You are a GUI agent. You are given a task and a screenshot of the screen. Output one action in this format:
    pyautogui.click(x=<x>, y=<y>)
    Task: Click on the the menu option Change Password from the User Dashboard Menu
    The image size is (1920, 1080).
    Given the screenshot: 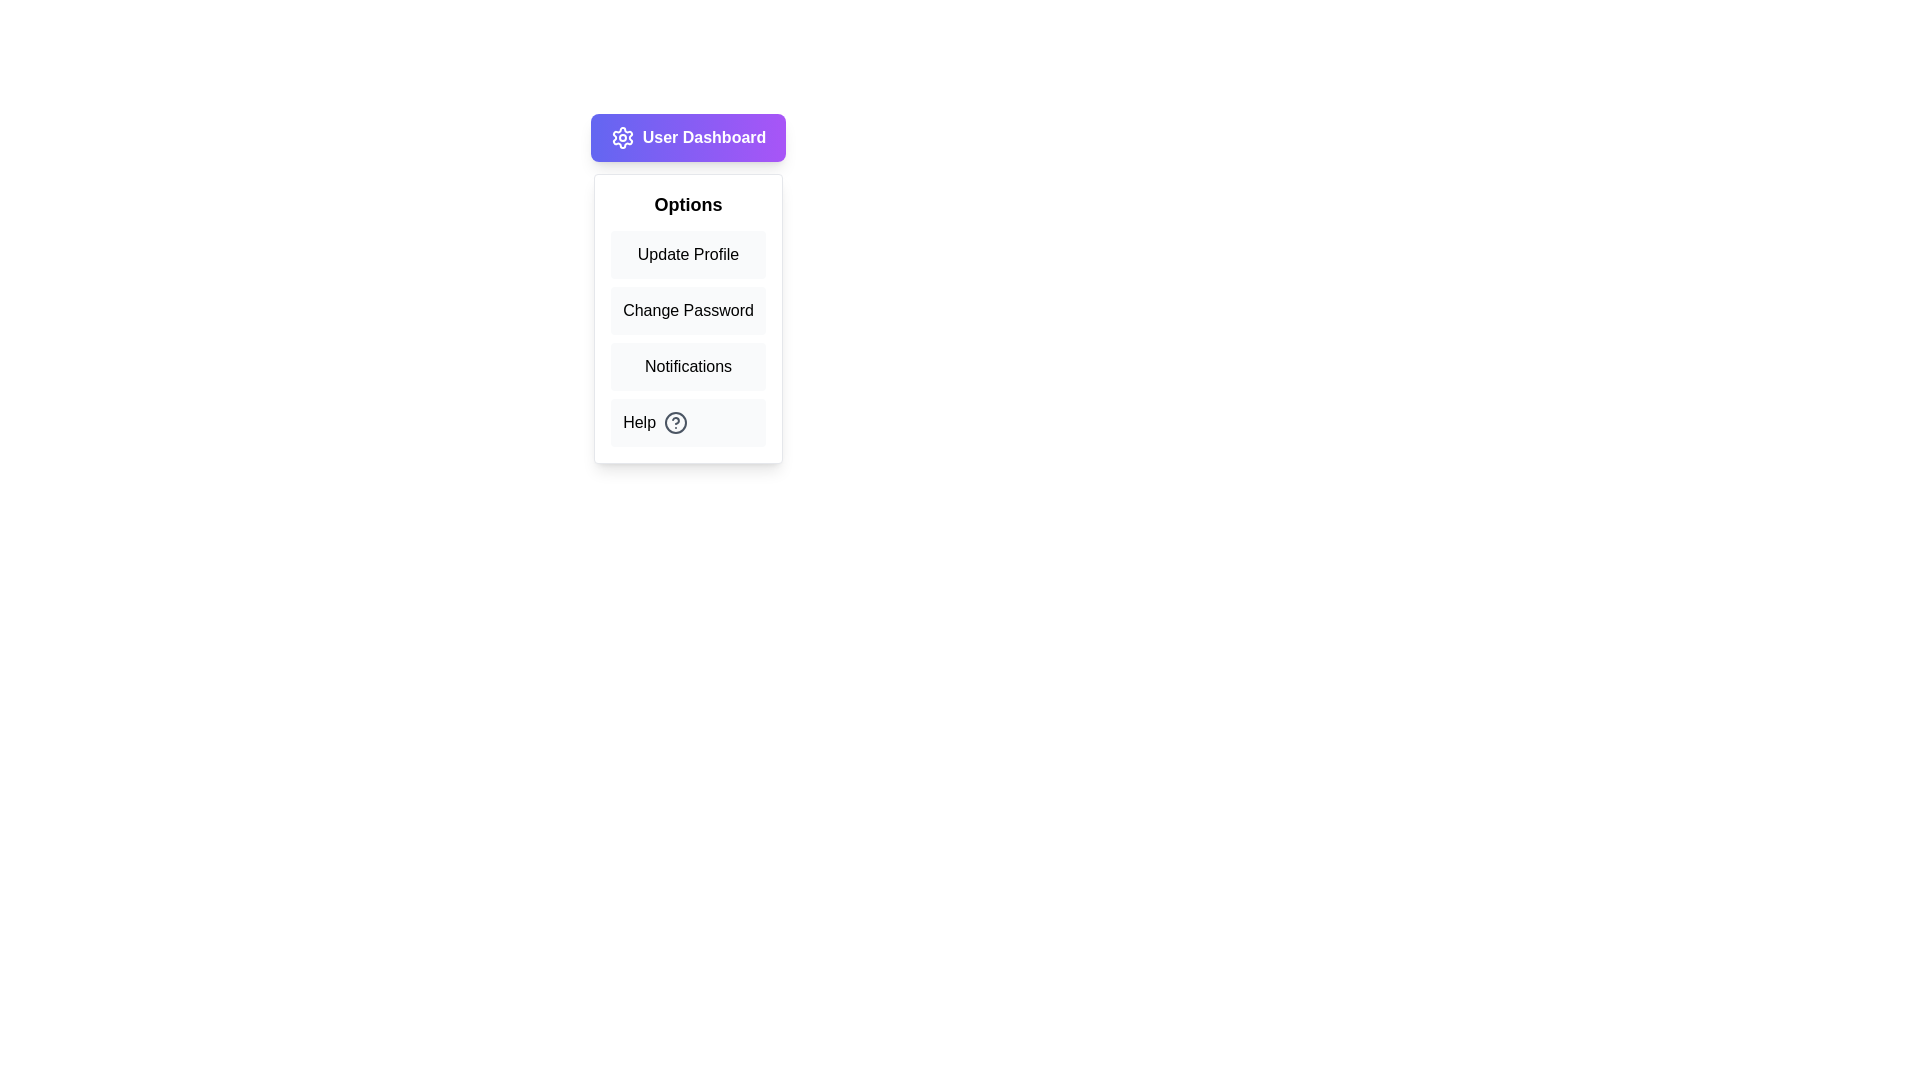 What is the action you would take?
    pyautogui.click(x=688, y=311)
    